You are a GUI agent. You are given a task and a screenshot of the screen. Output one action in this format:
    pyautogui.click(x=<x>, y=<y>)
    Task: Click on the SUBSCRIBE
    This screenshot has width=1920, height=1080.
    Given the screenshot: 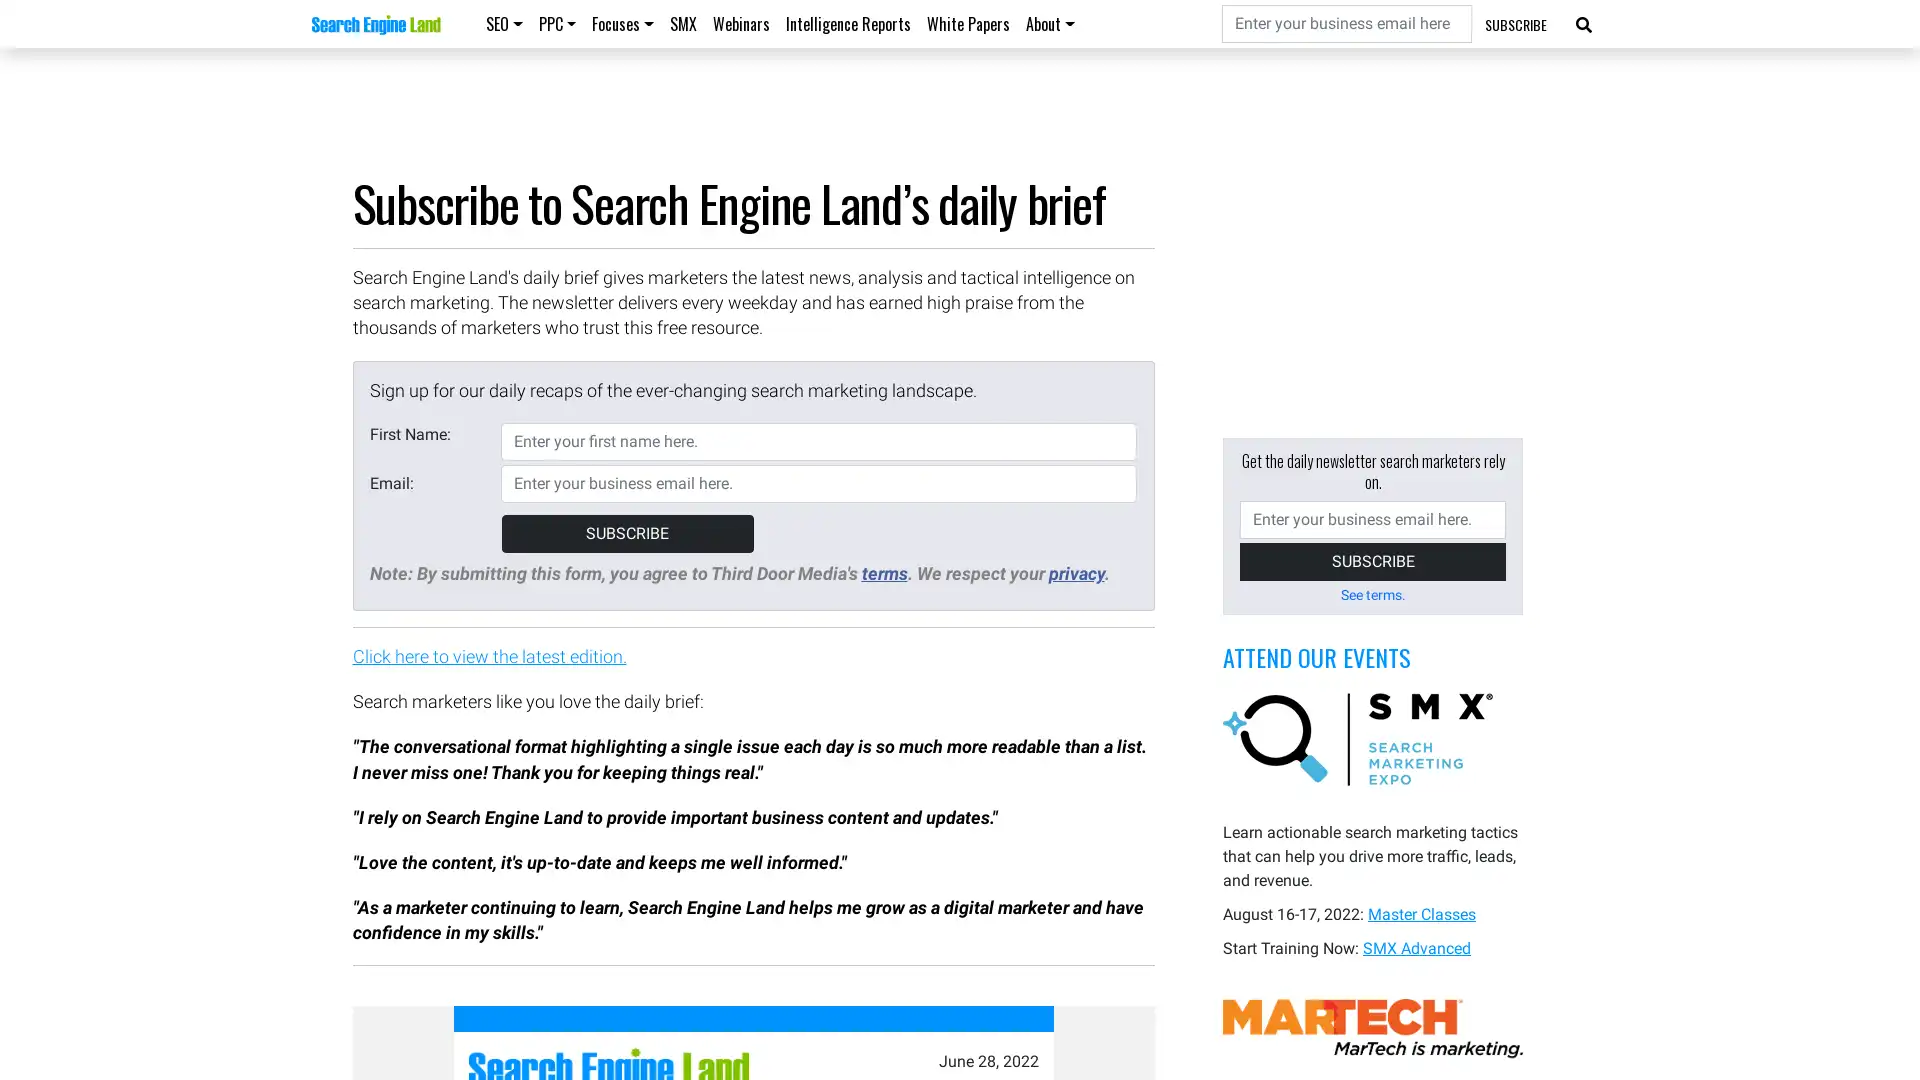 What is the action you would take?
    pyautogui.click(x=1516, y=23)
    